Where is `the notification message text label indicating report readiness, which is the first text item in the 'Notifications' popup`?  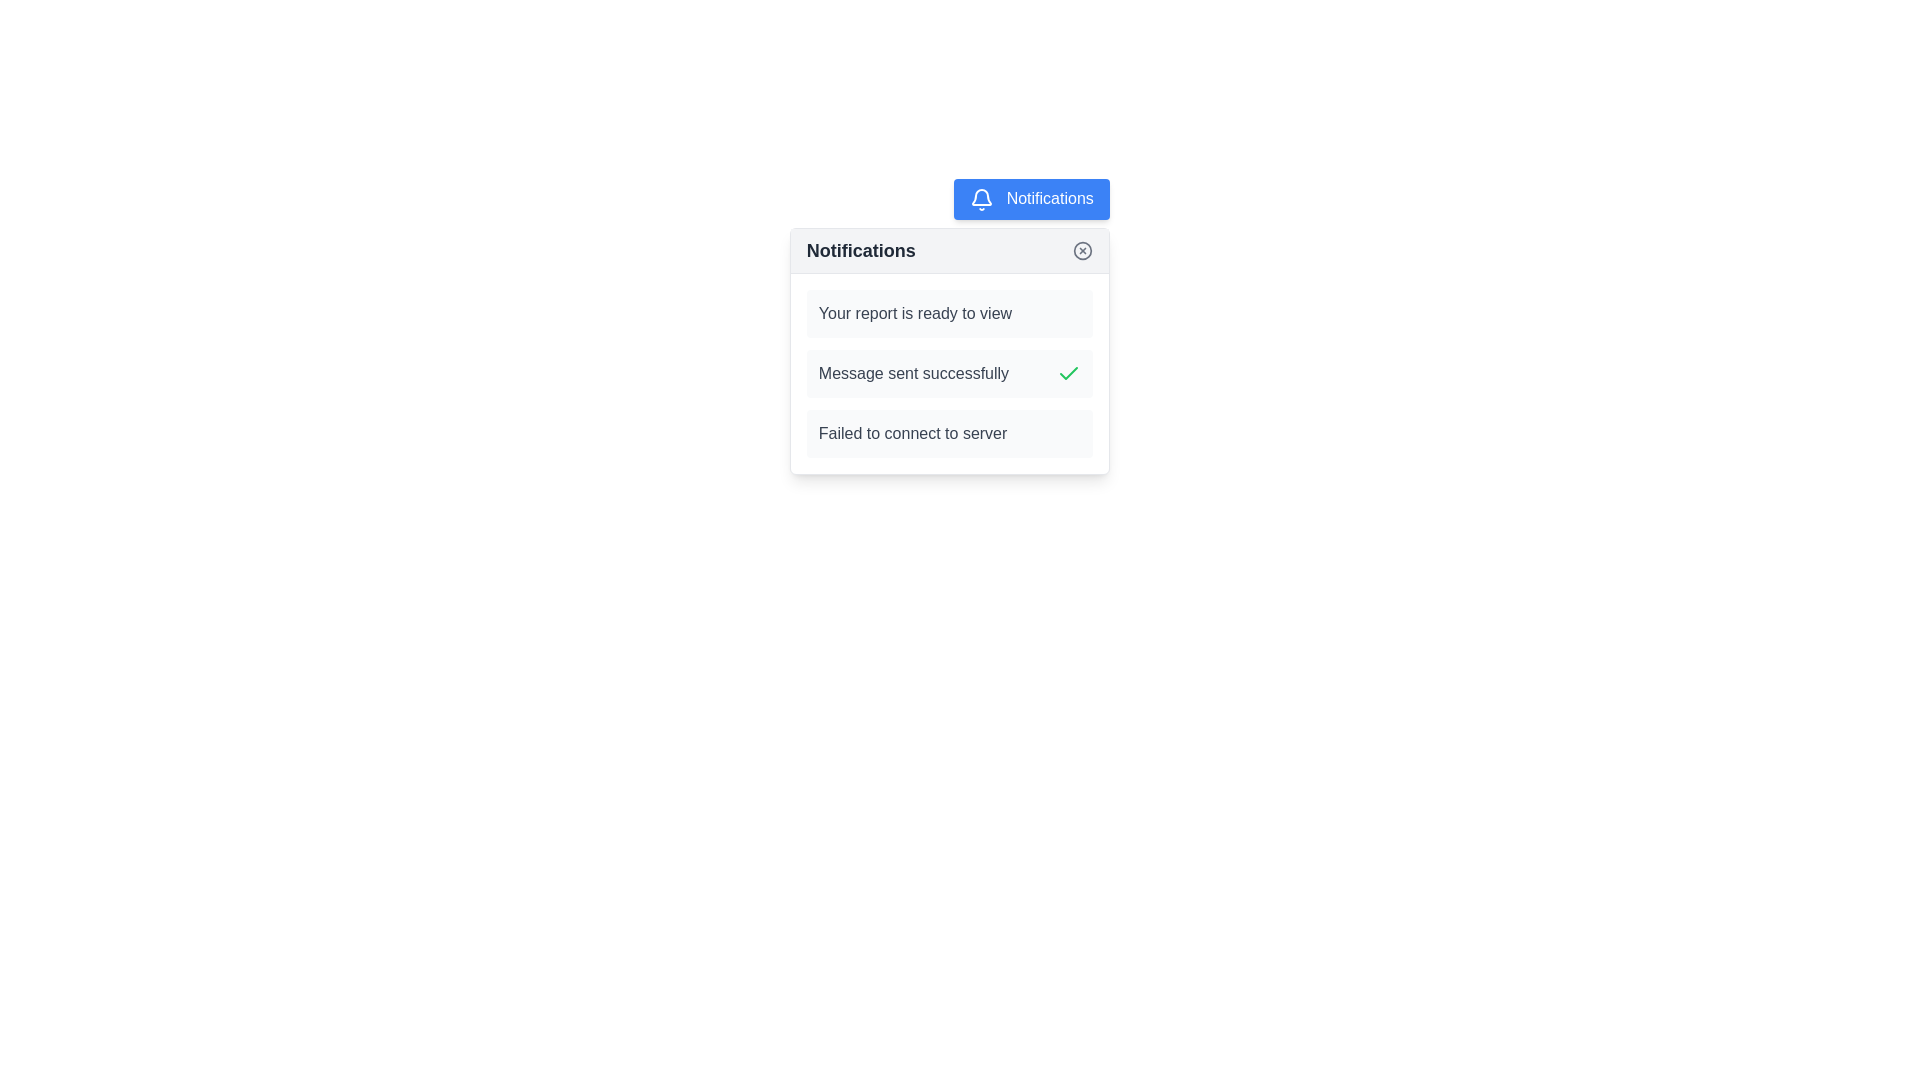
the notification message text label indicating report readiness, which is the first text item in the 'Notifications' popup is located at coordinates (914, 313).